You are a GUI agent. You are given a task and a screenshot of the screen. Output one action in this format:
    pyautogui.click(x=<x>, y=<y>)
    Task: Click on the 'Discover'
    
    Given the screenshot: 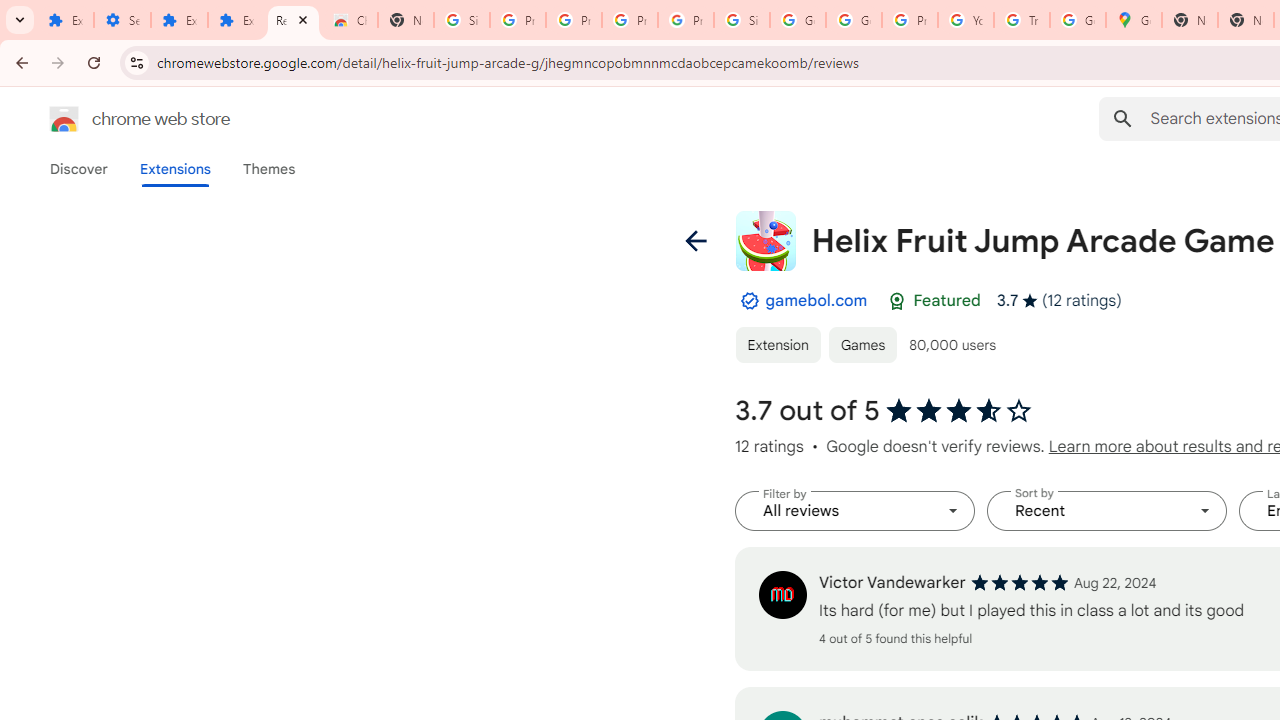 What is the action you would take?
    pyautogui.click(x=79, y=168)
    